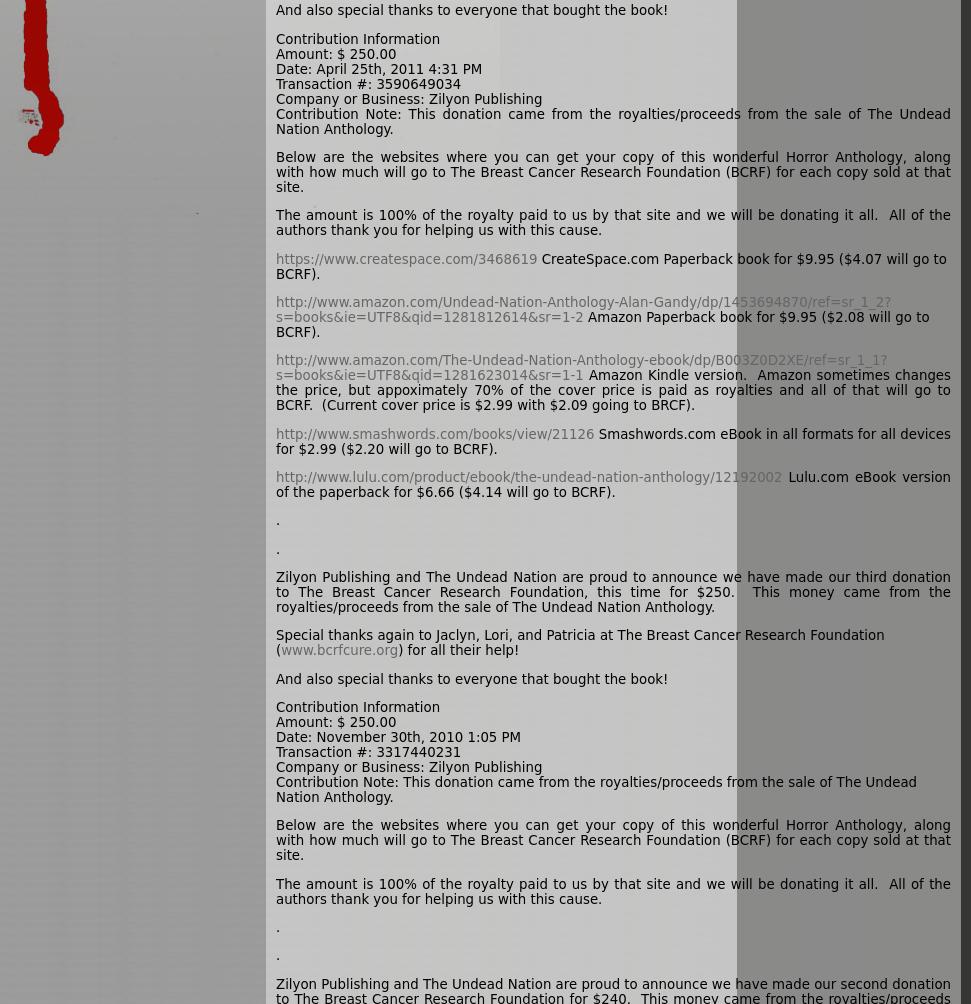  What do you see at coordinates (612, 483) in the screenshot?
I see `'Lulu.com eBook version of the paperback for $6.66 ($4.14 will go to BCRF).'` at bounding box center [612, 483].